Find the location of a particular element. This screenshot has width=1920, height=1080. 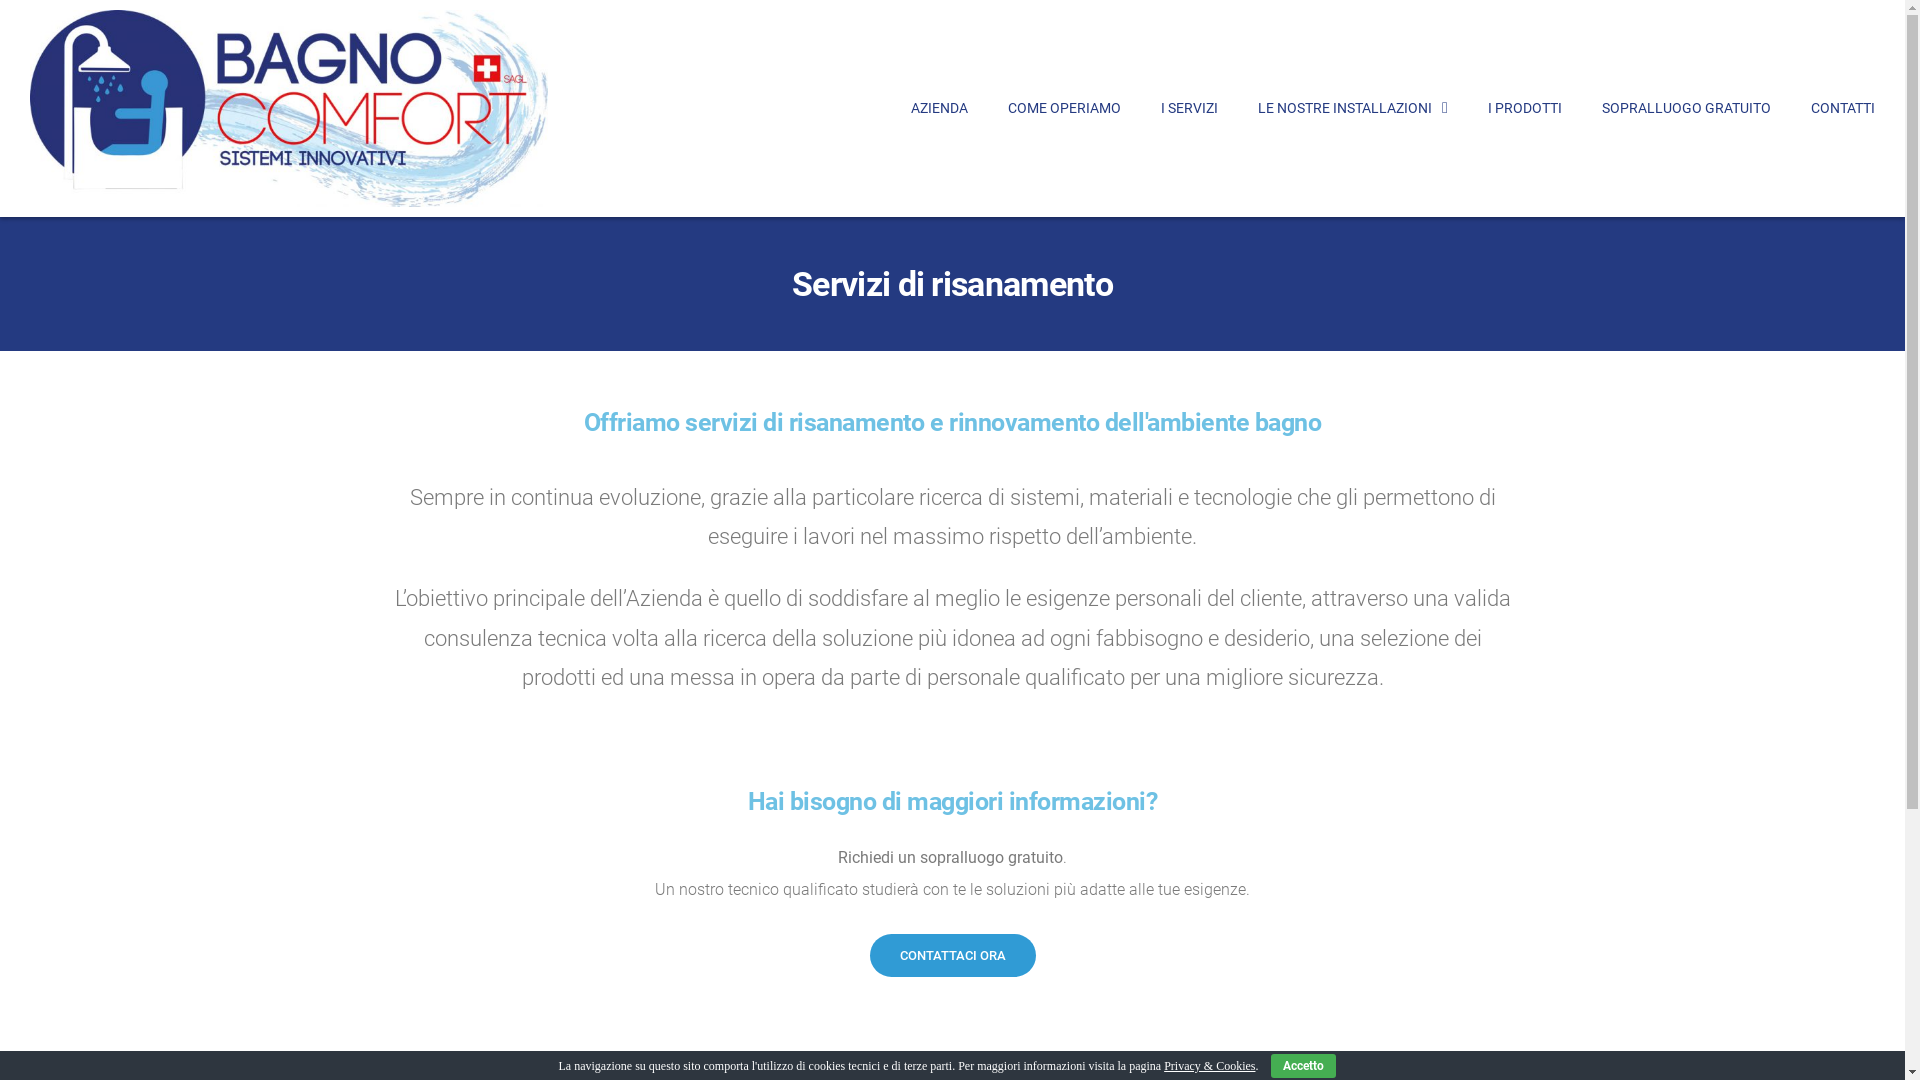

'CONTATTACI ORA' is located at coordinates (952, 954).